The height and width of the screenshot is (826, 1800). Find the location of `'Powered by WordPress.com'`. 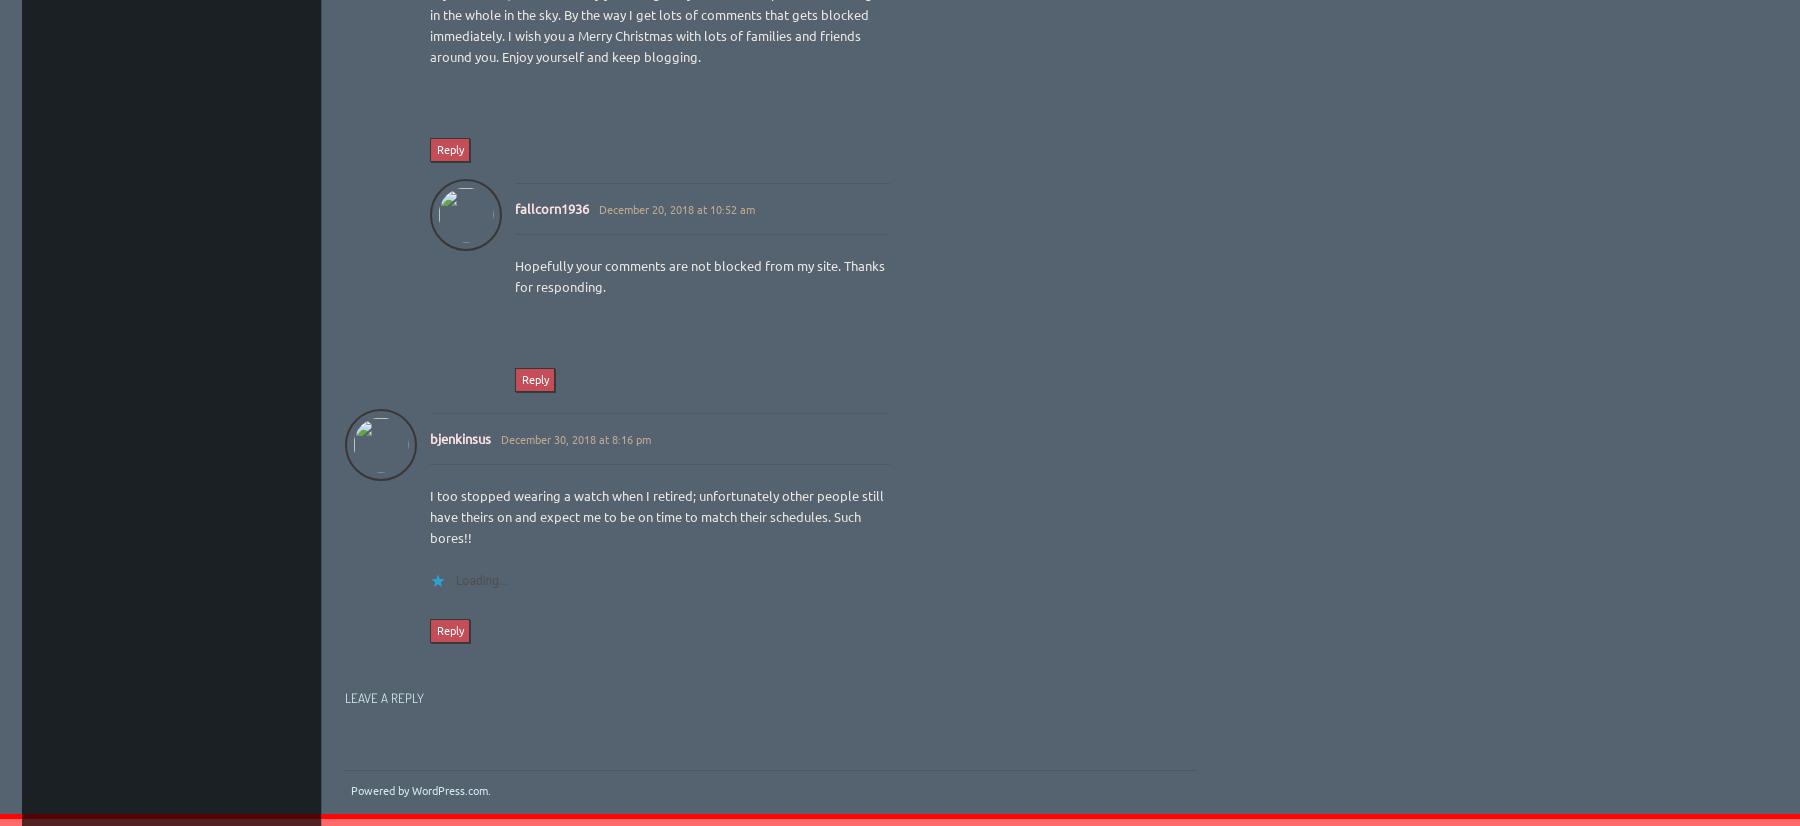

'Powered by WordPress.com' is located at coordinates (418, 789).